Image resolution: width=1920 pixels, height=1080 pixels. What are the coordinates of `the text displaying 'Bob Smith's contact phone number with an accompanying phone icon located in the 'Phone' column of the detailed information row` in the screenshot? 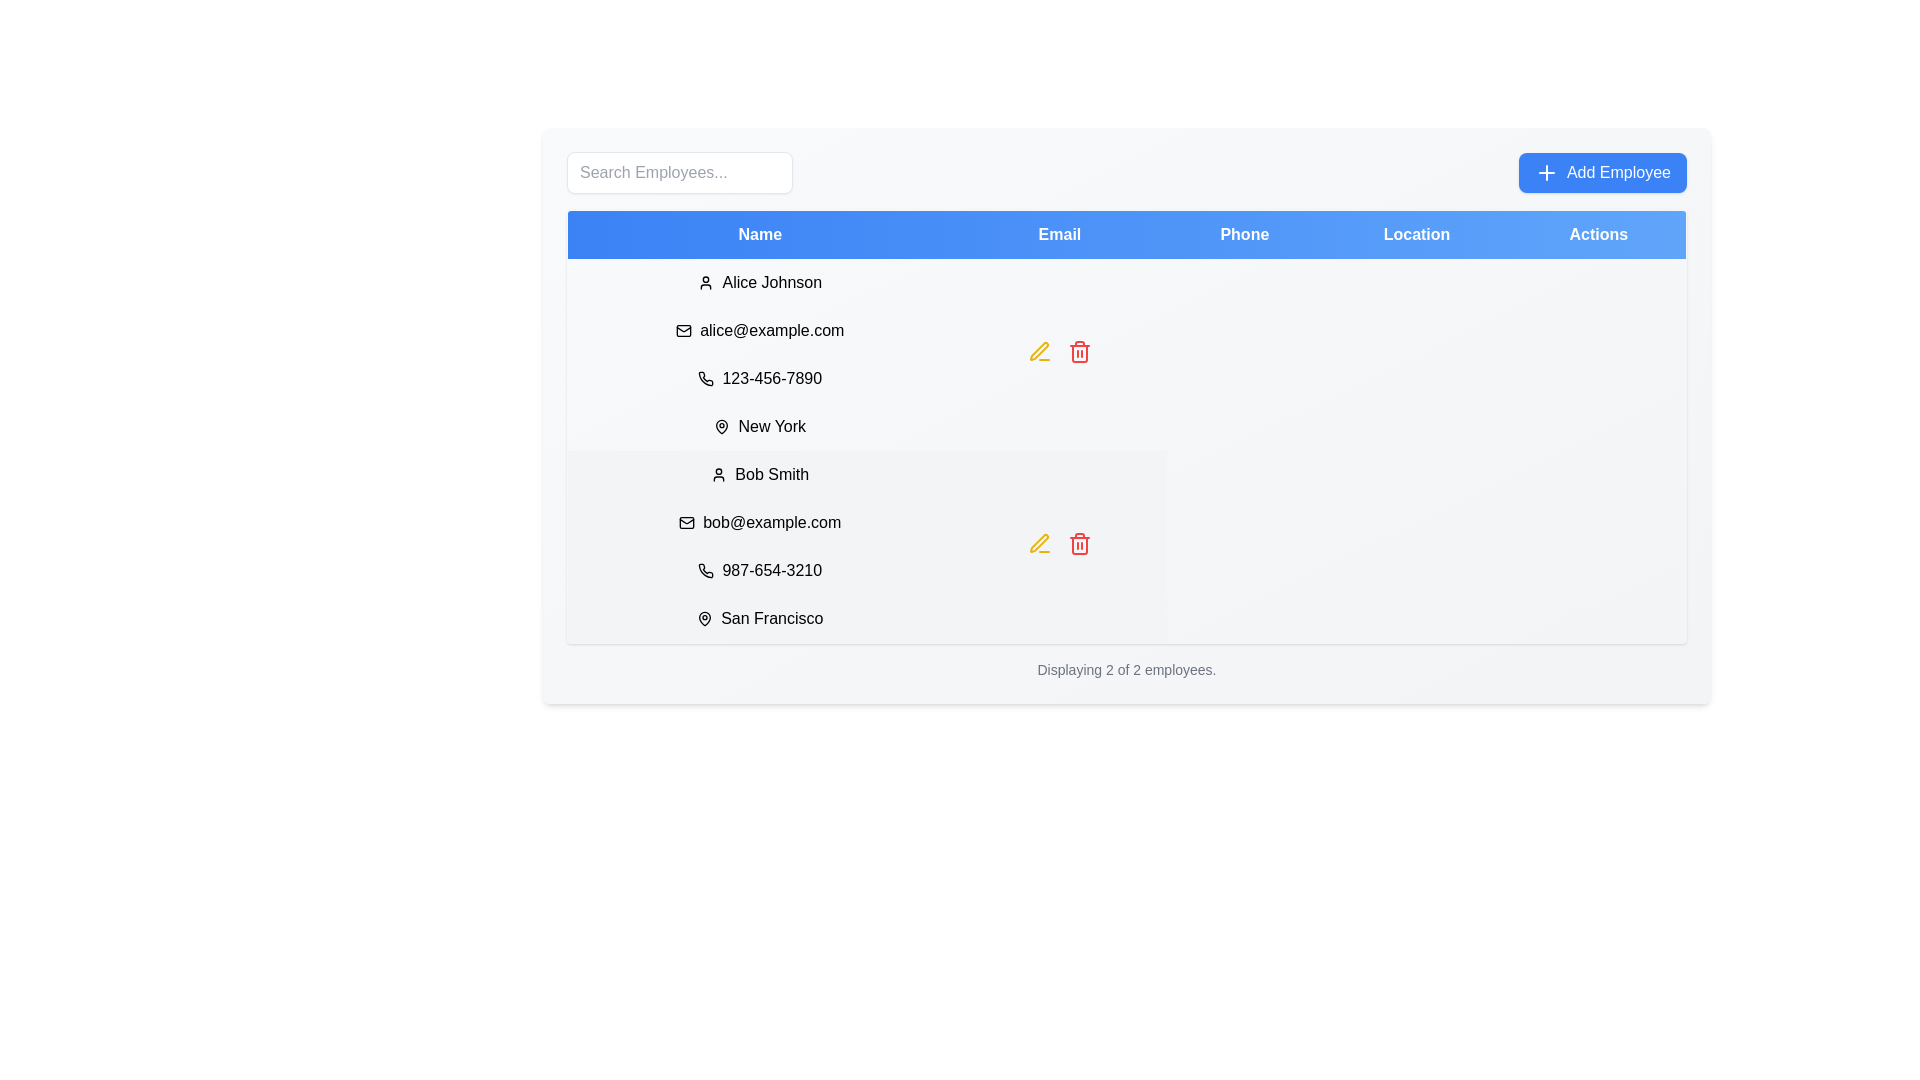 It's located at (759, 570).